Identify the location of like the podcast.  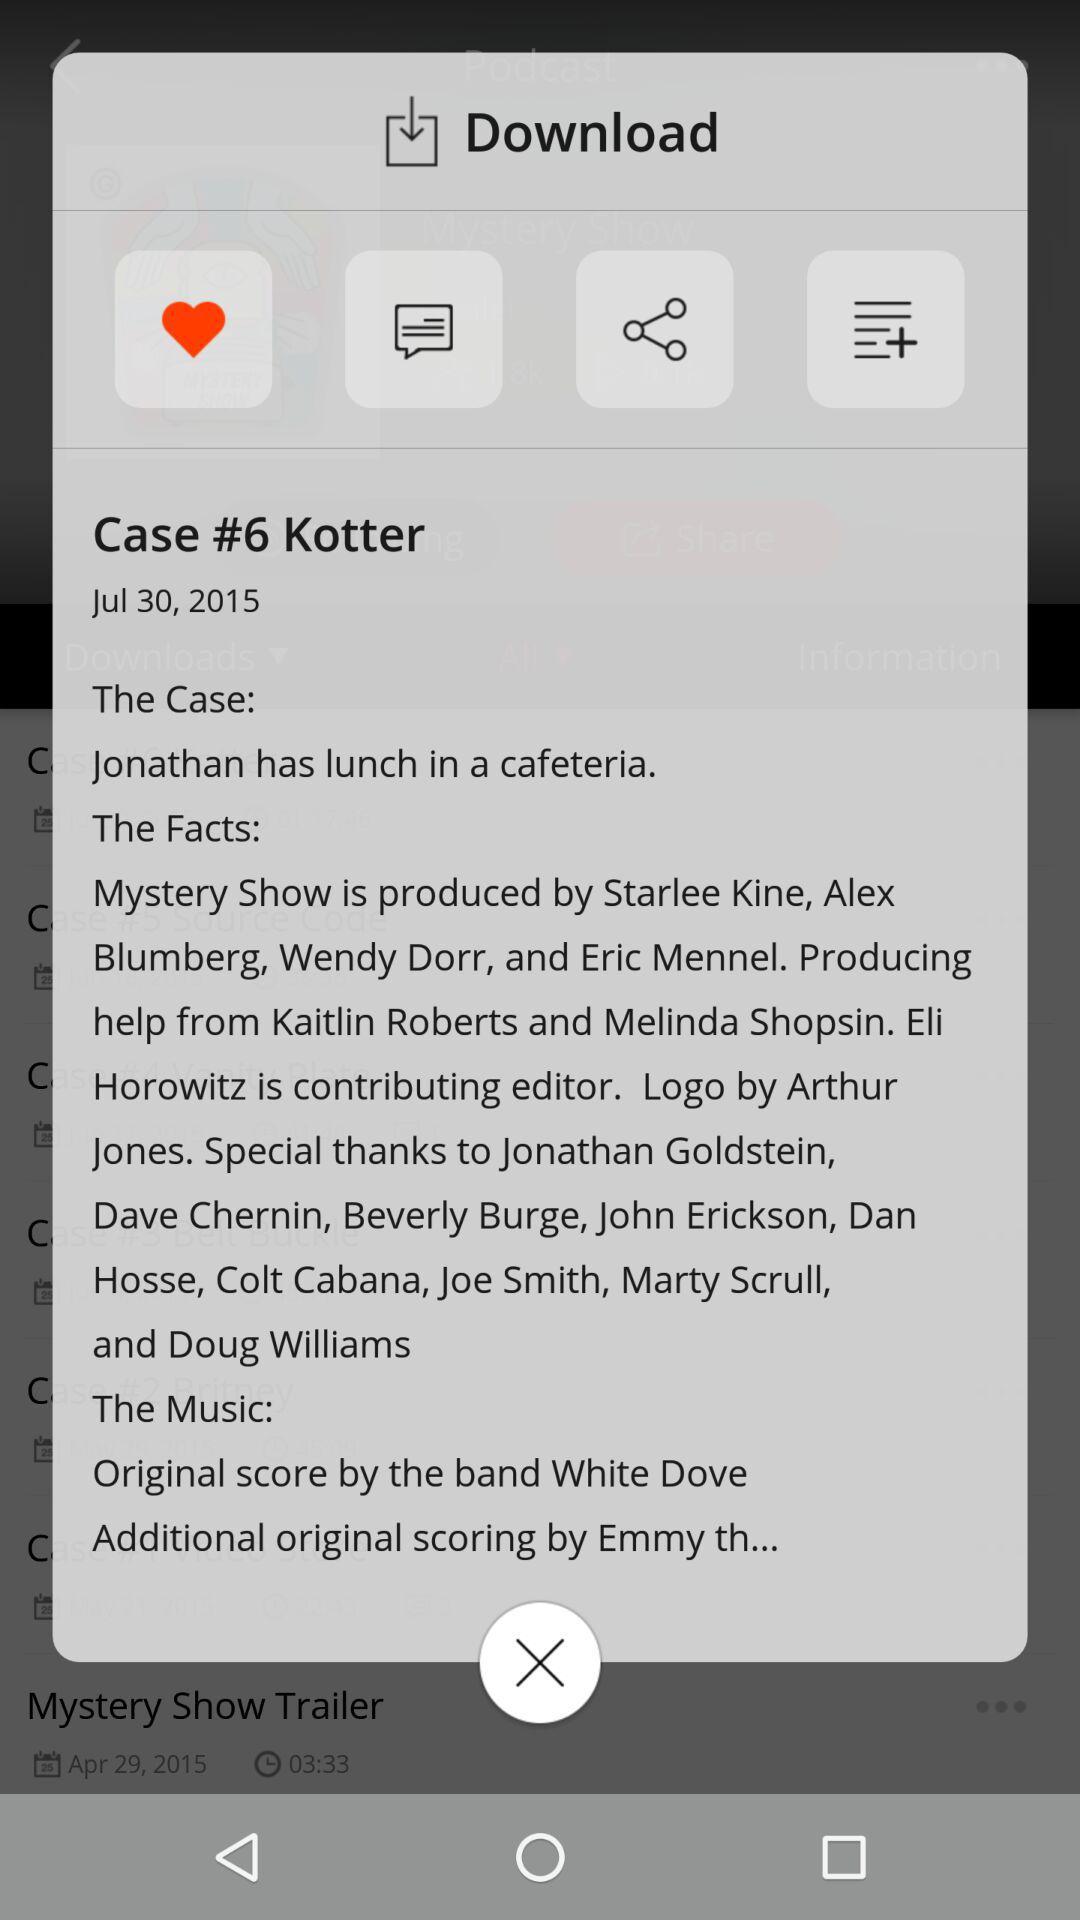
(193, 329).